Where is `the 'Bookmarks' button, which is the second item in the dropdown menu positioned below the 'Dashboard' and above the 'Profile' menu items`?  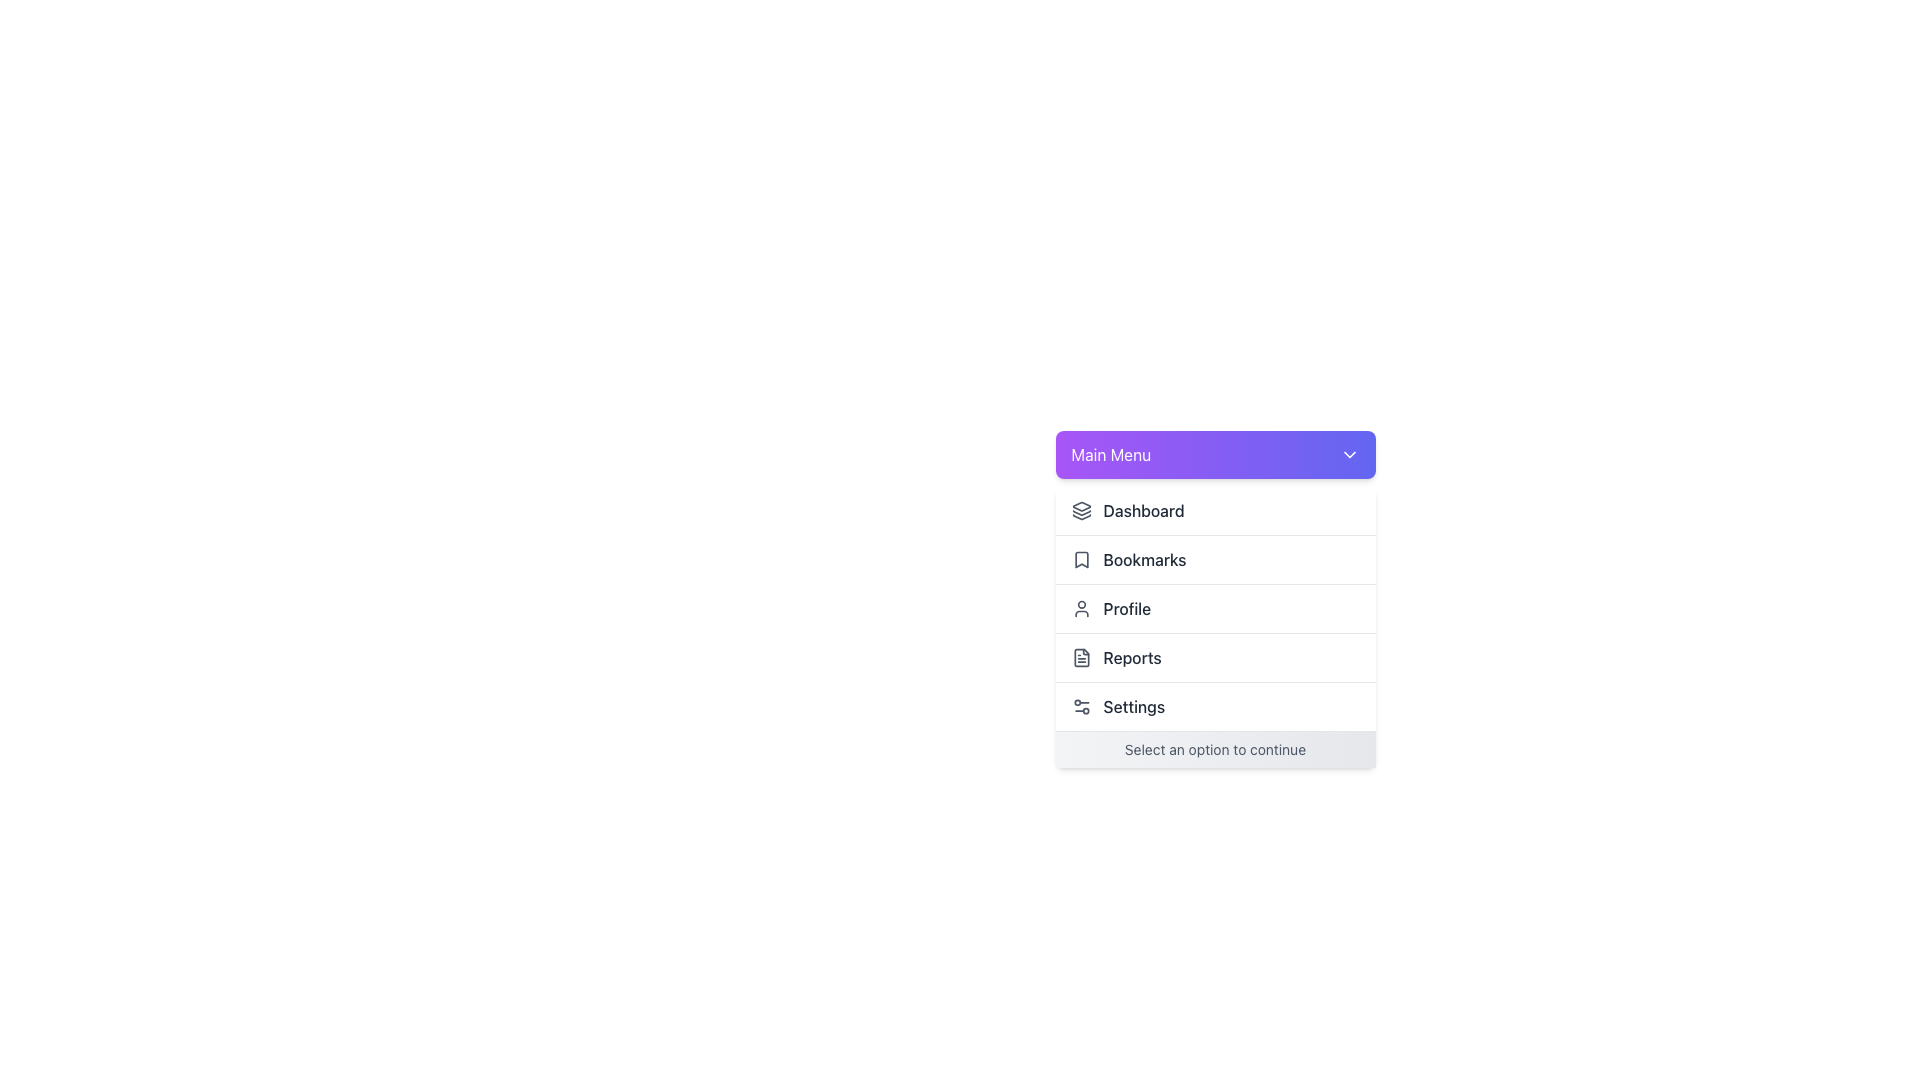
the 'Bookmarks' button, which is the second item in the dropdown menu positioned below the 'Dashboard' and above the 'Profile' menu items is located at coordinates (1214, 559).